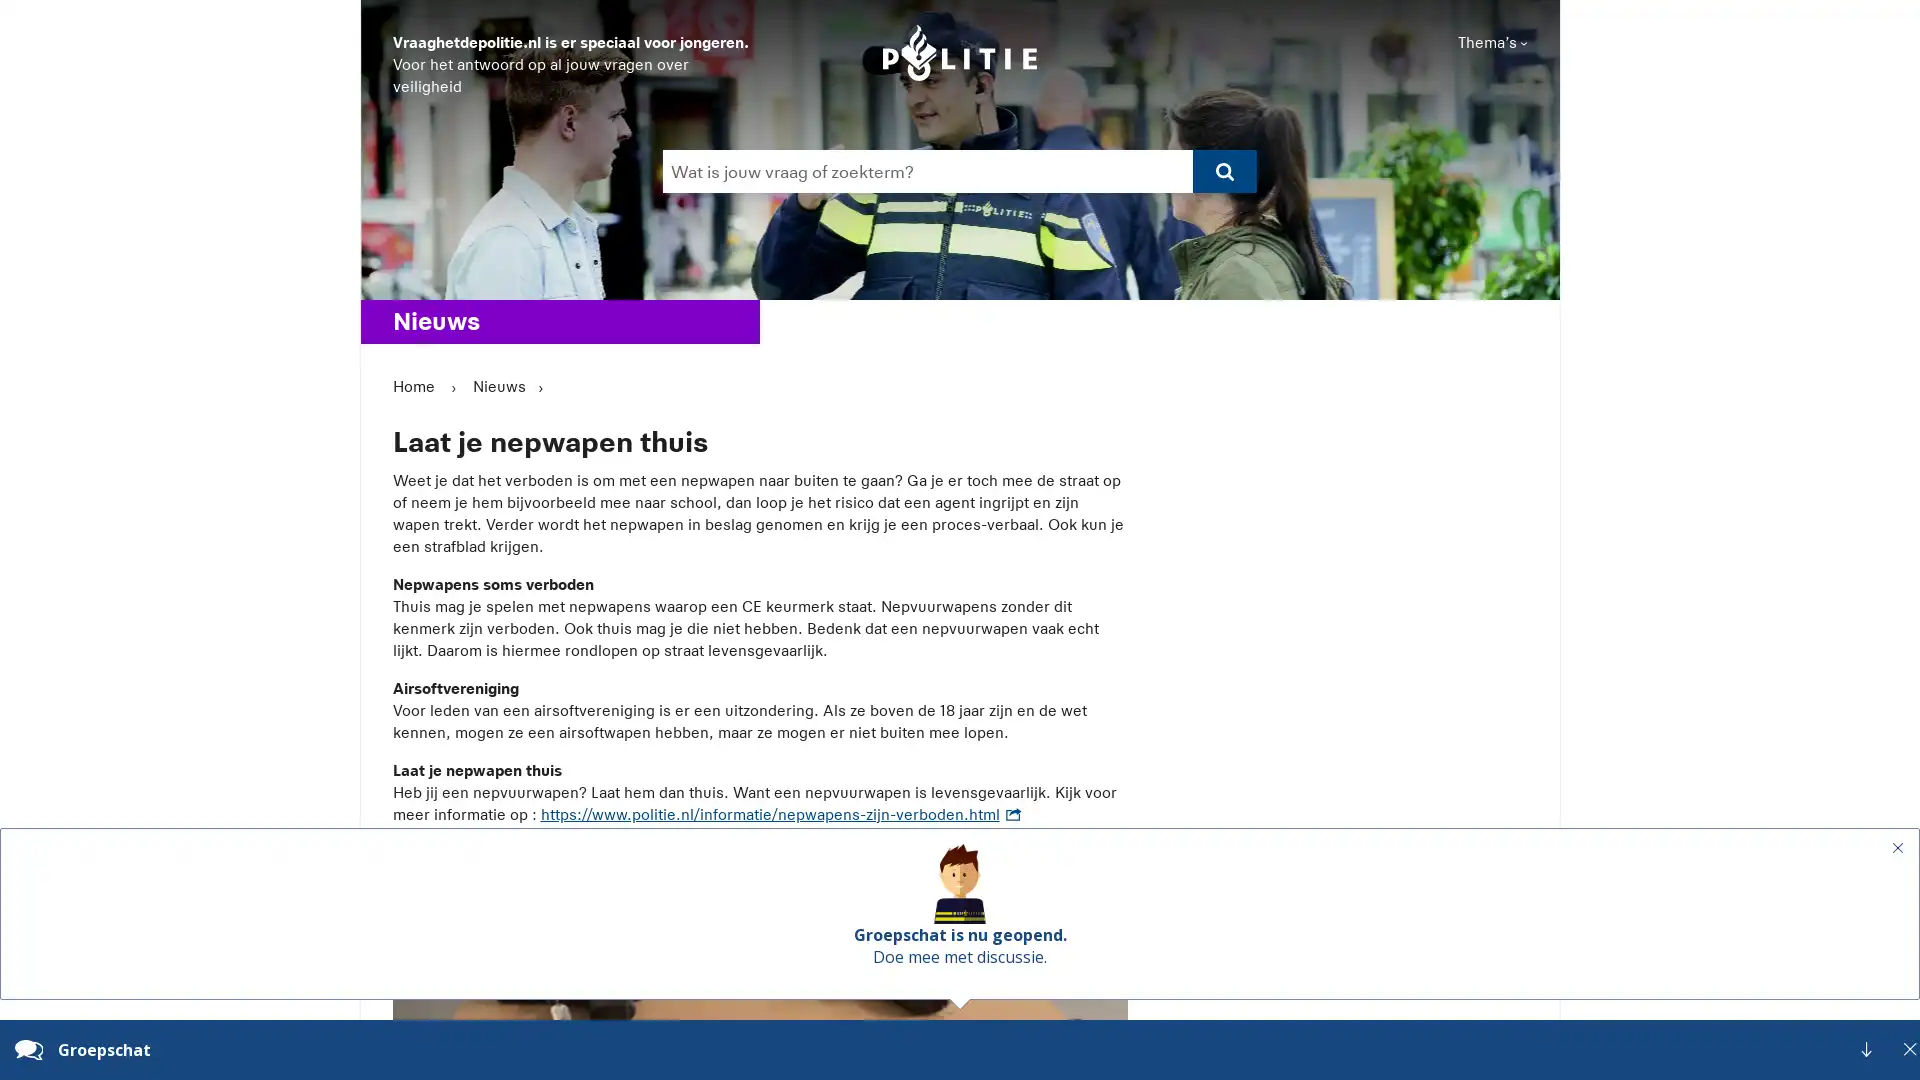 The image size is (1920, 1080). What do you see at coordinates (1223, 170) in the screenshot?
I see `Zoeken` at bounding box center [1223, 170].